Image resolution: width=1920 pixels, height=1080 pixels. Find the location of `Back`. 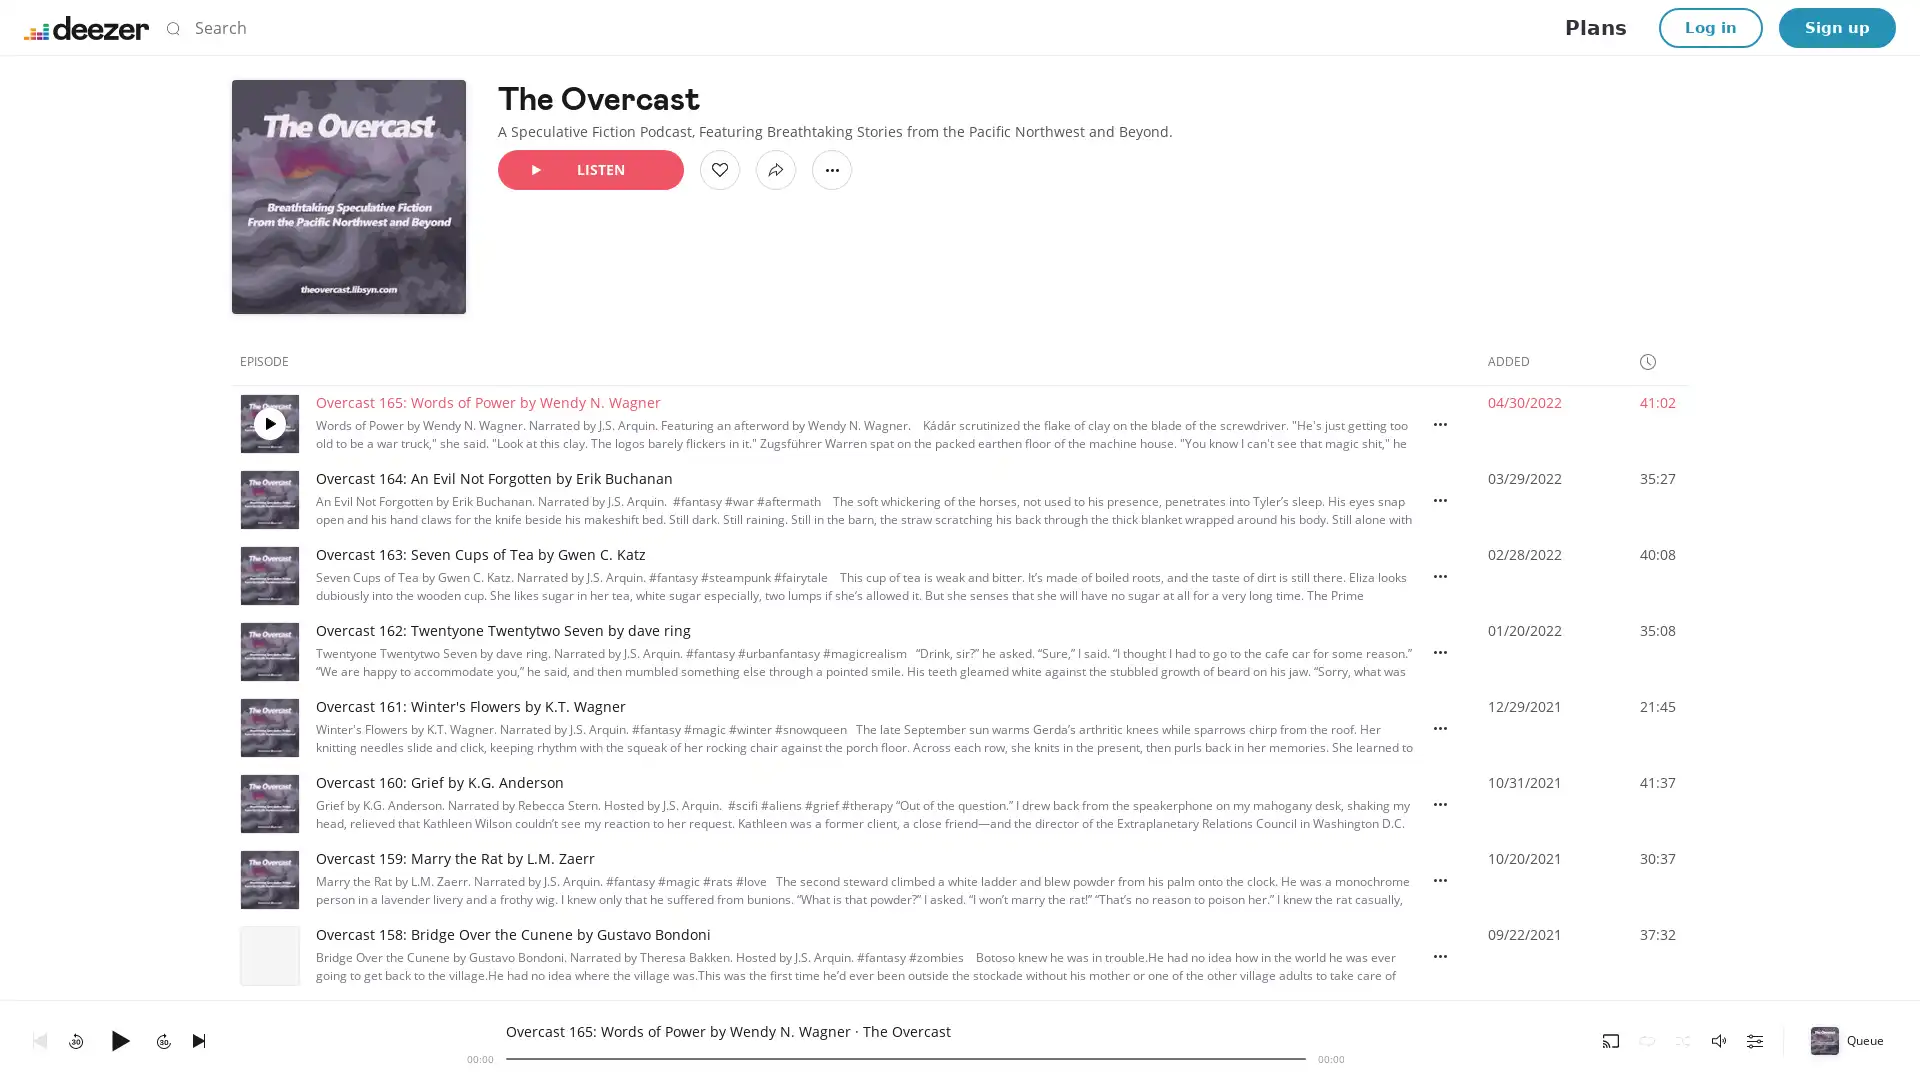

Back is located at coordinates (39, 1039).